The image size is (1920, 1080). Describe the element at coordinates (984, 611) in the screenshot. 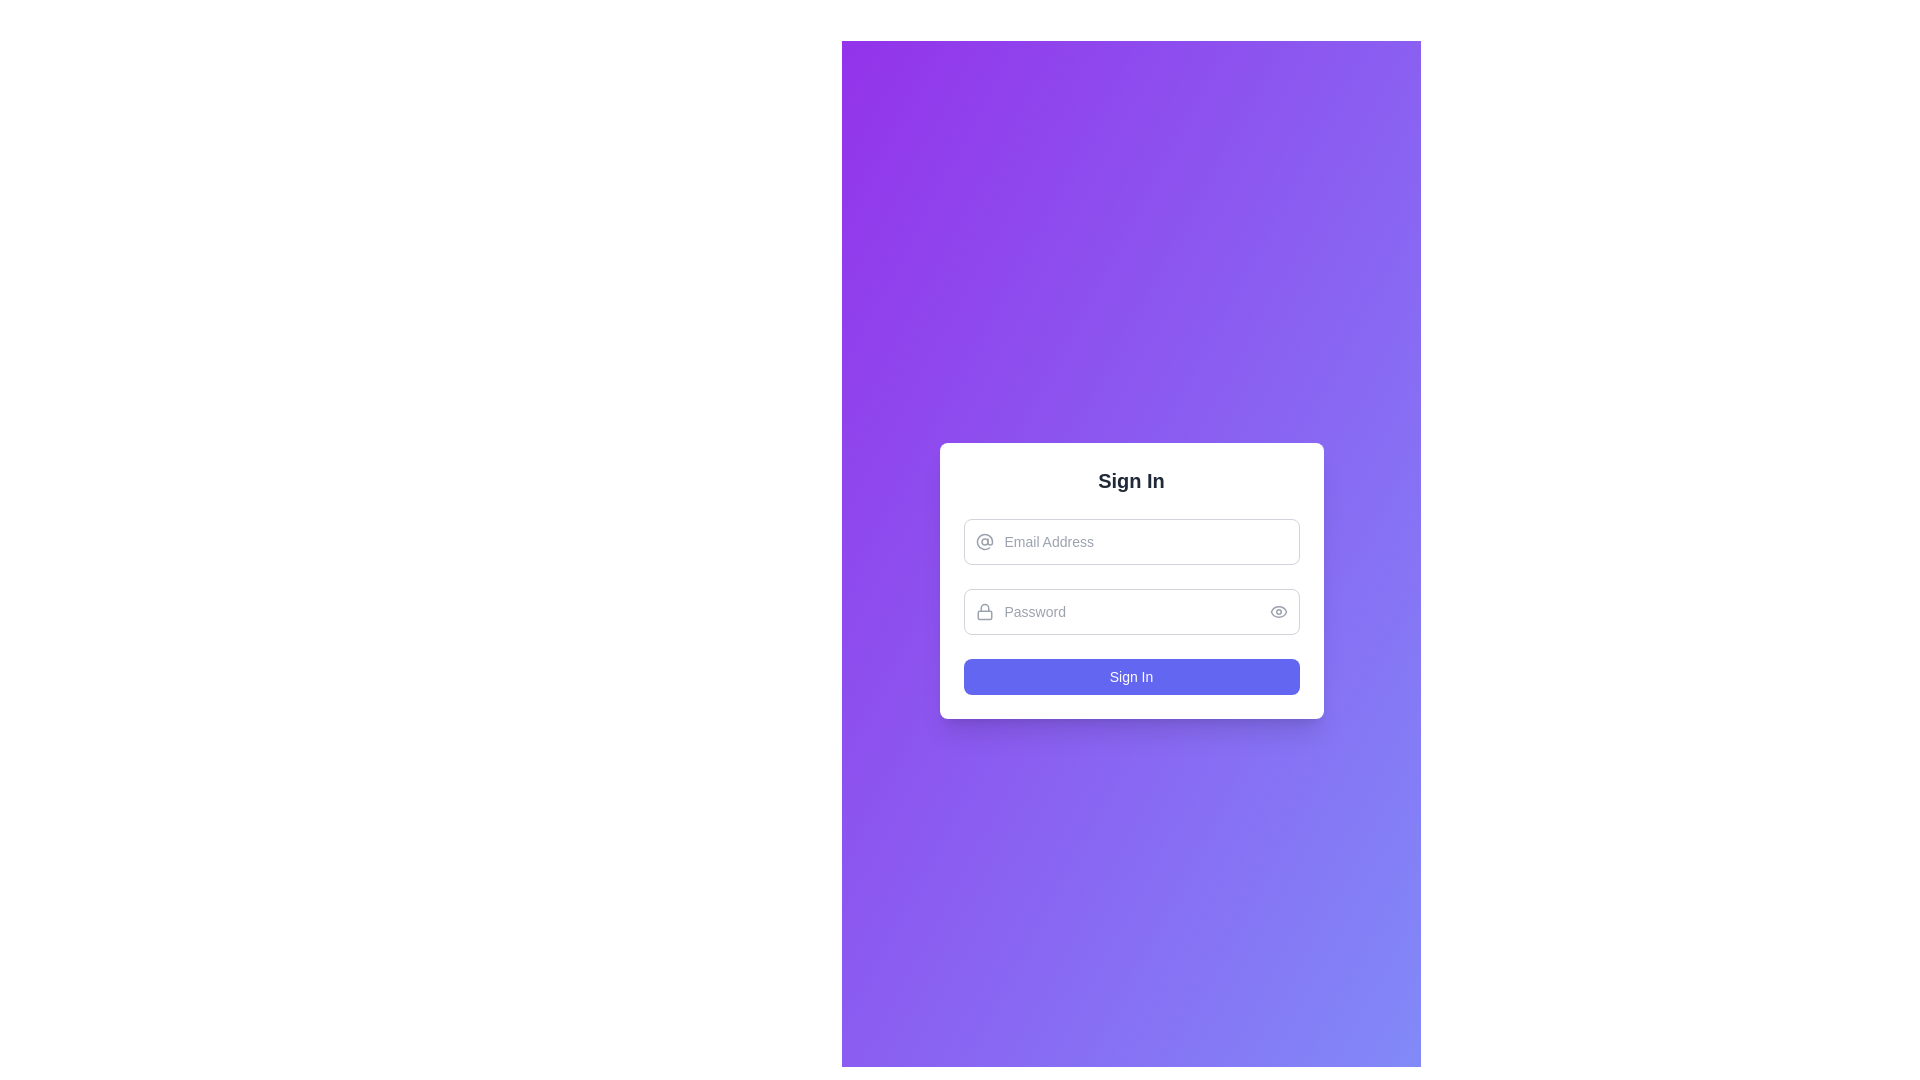

I see `the decorative lock icon that is styled in light gray, positioned to the left of the password input field with placeholder text 'Password'` at that location.